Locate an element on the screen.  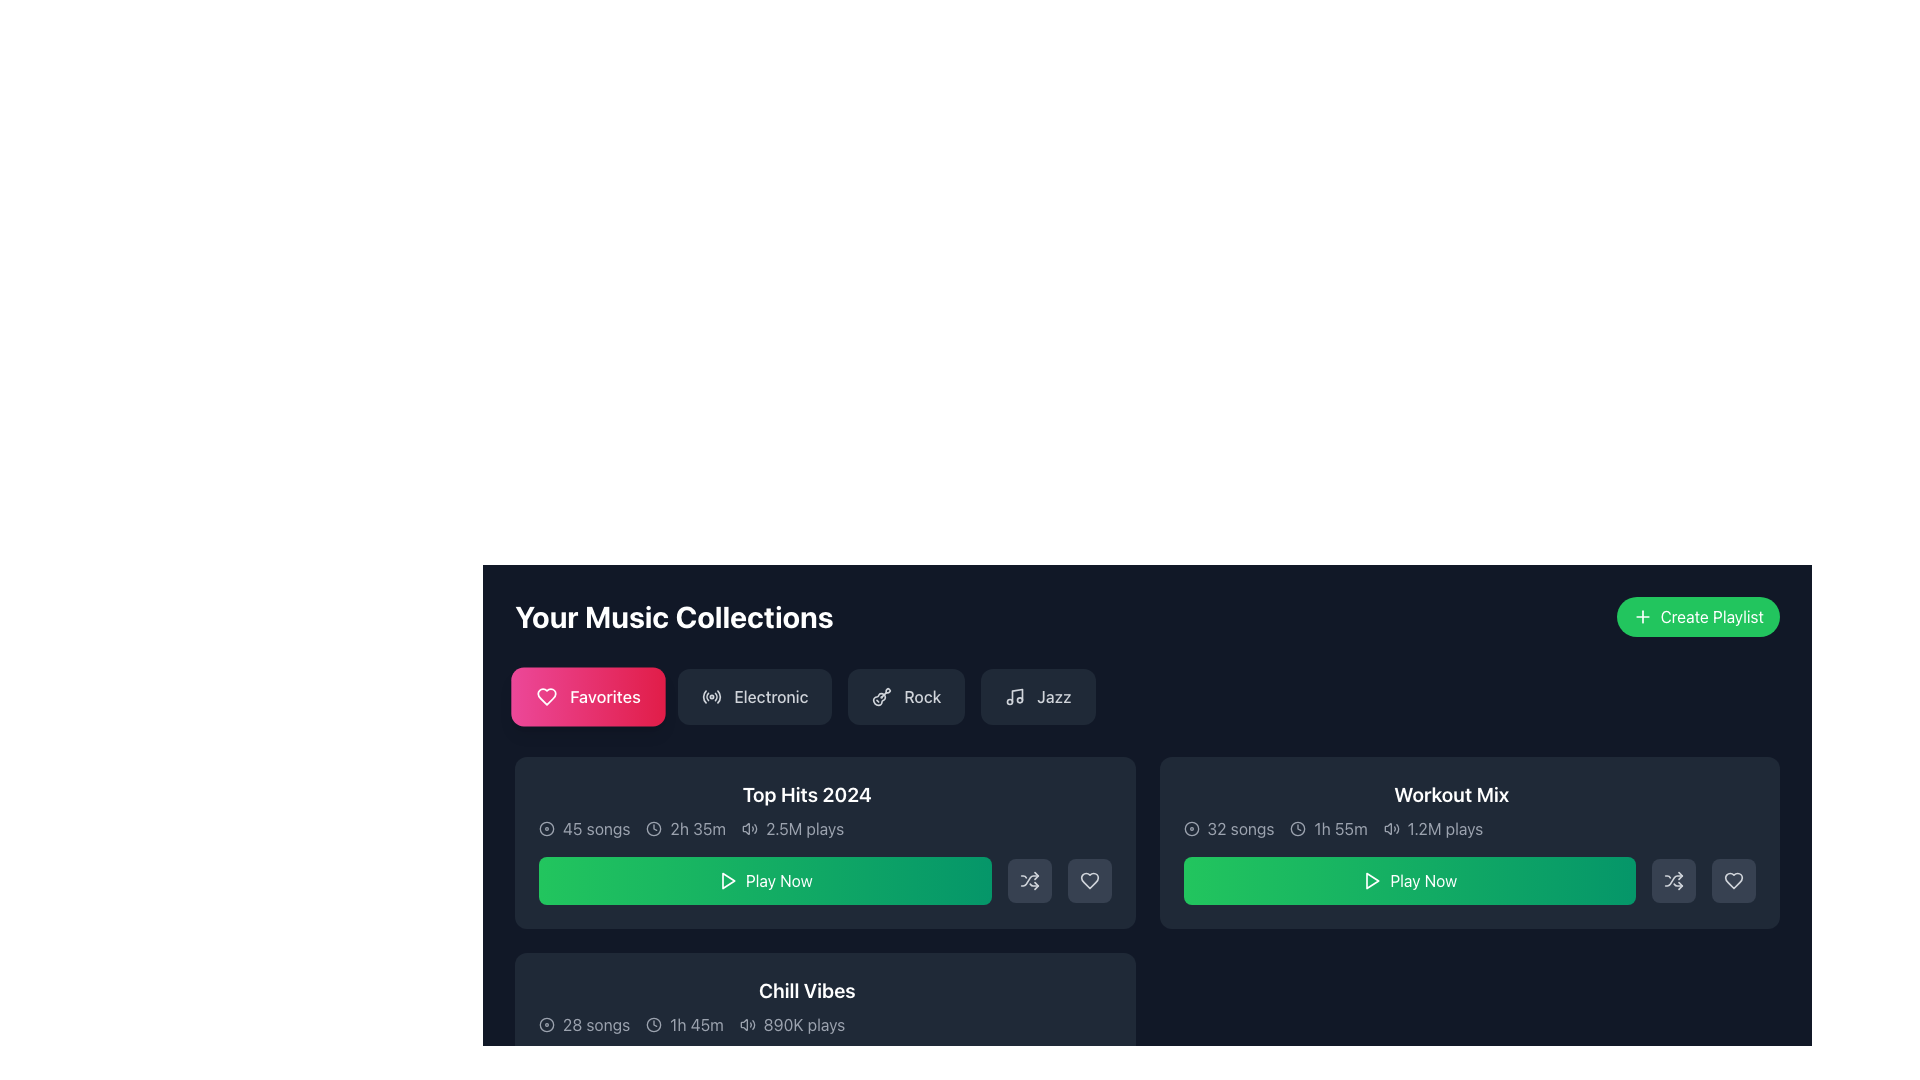
the 'Play Now' text label located within the green button in the 'Workout Mix' section is located at coordinates (1422, 879).